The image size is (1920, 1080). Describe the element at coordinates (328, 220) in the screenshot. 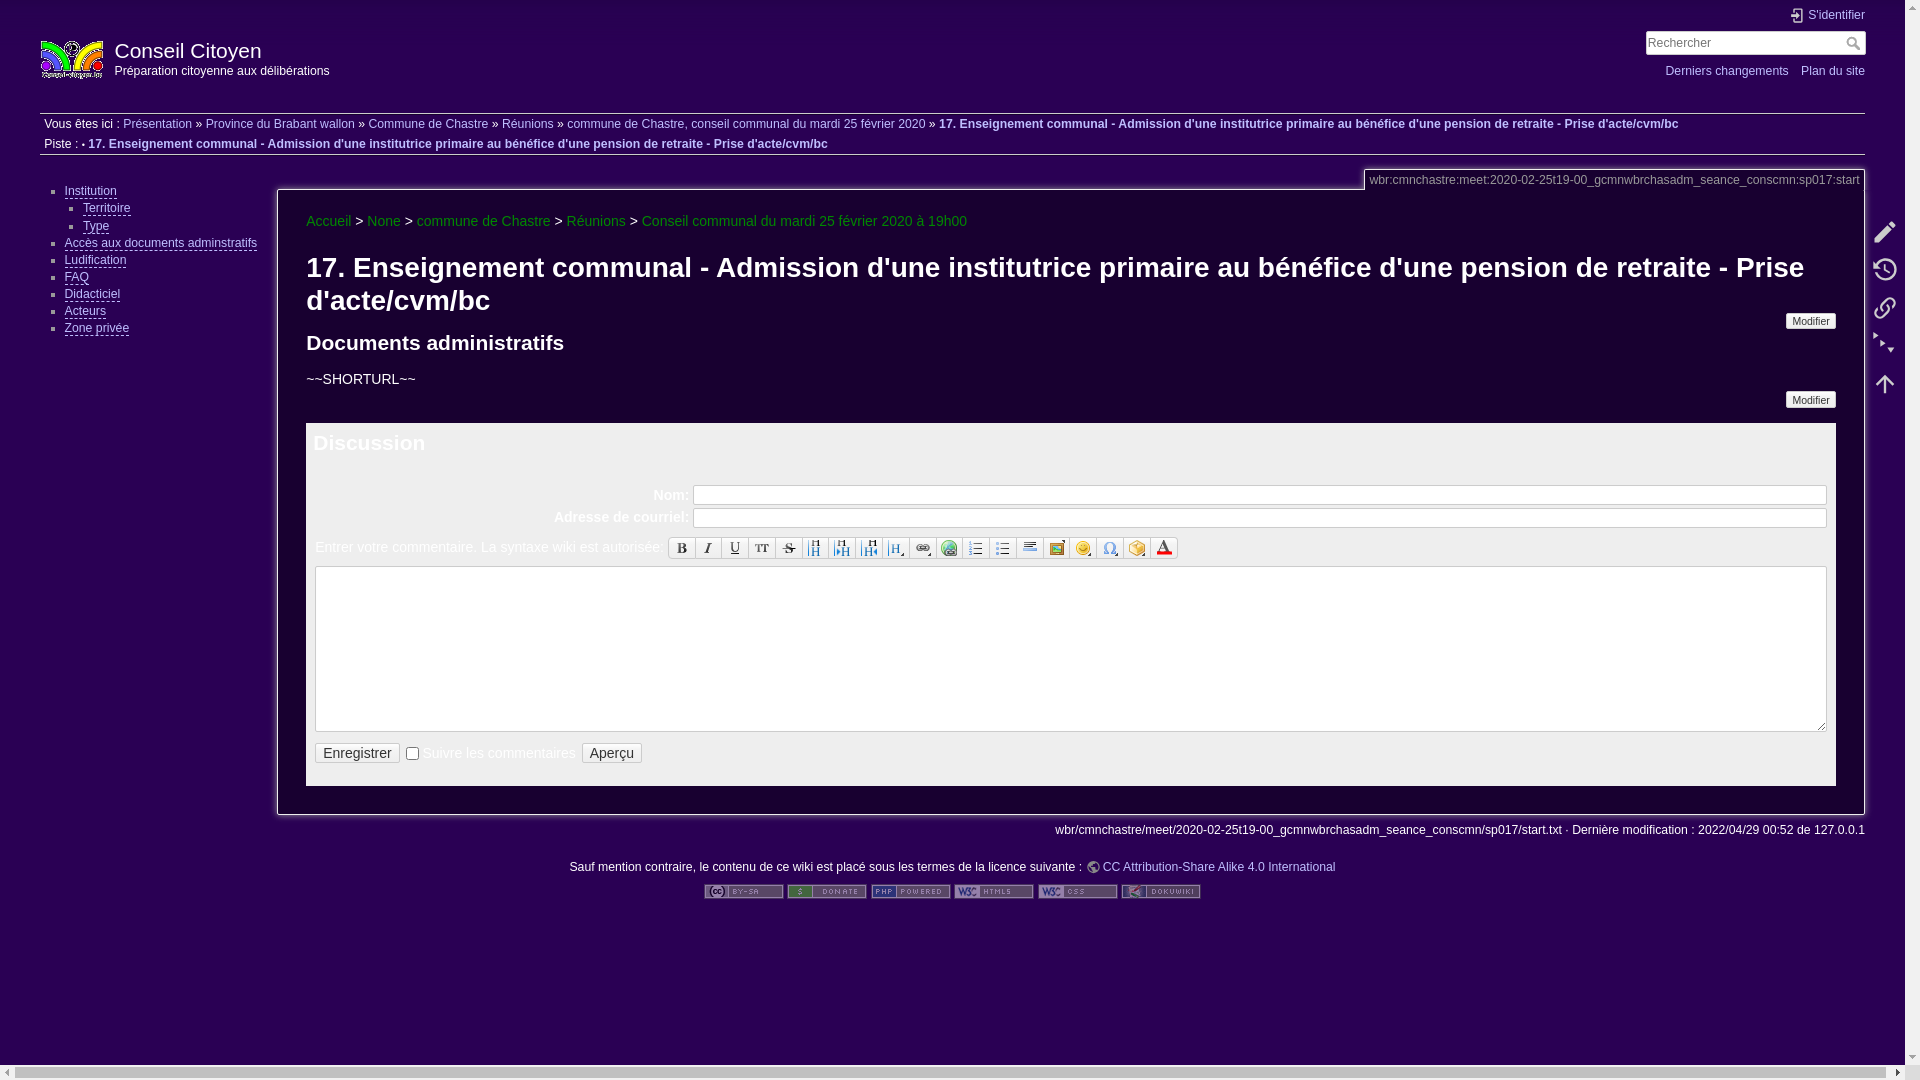

I see `'Accueil'` at that location.